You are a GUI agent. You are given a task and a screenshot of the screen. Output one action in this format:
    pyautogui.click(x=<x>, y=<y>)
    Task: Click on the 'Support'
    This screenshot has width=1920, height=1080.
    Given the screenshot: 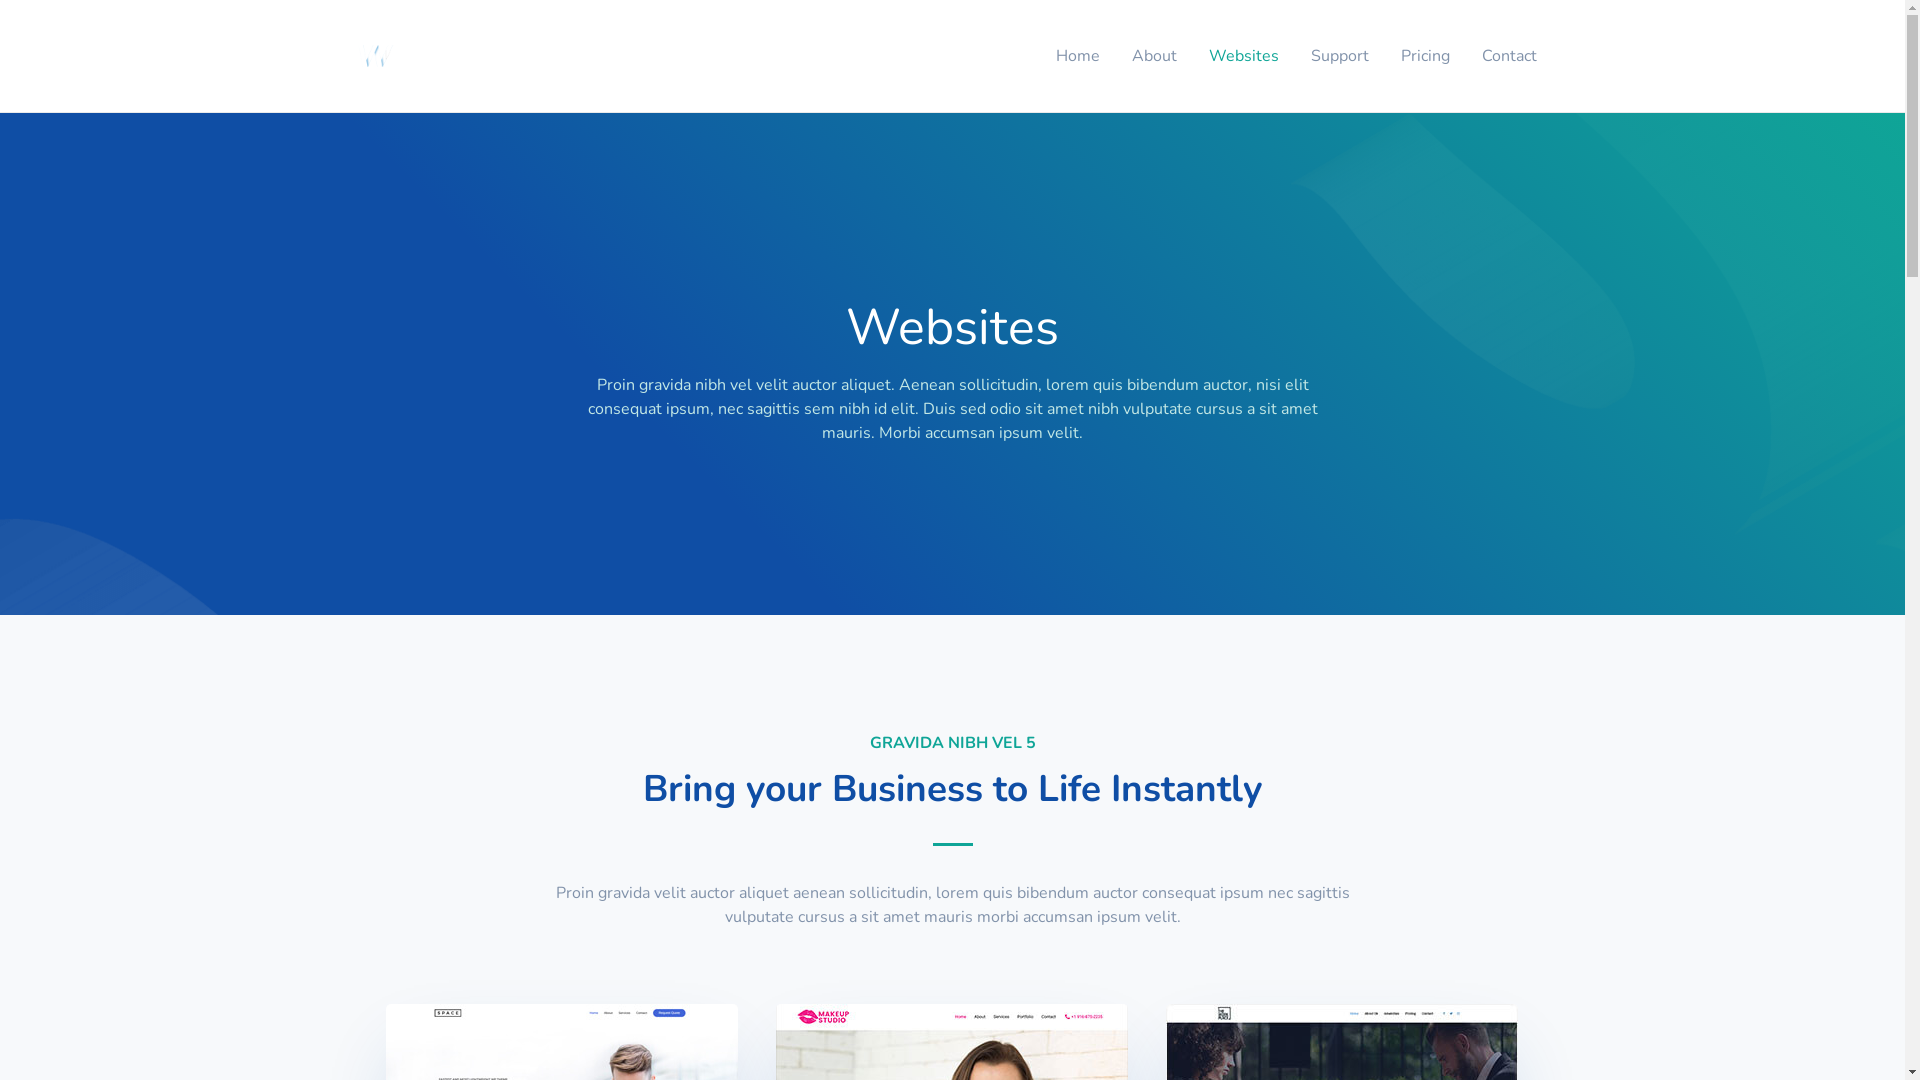 What is the action you would take?
    pyautogui.click(x=1339, y=55)
    